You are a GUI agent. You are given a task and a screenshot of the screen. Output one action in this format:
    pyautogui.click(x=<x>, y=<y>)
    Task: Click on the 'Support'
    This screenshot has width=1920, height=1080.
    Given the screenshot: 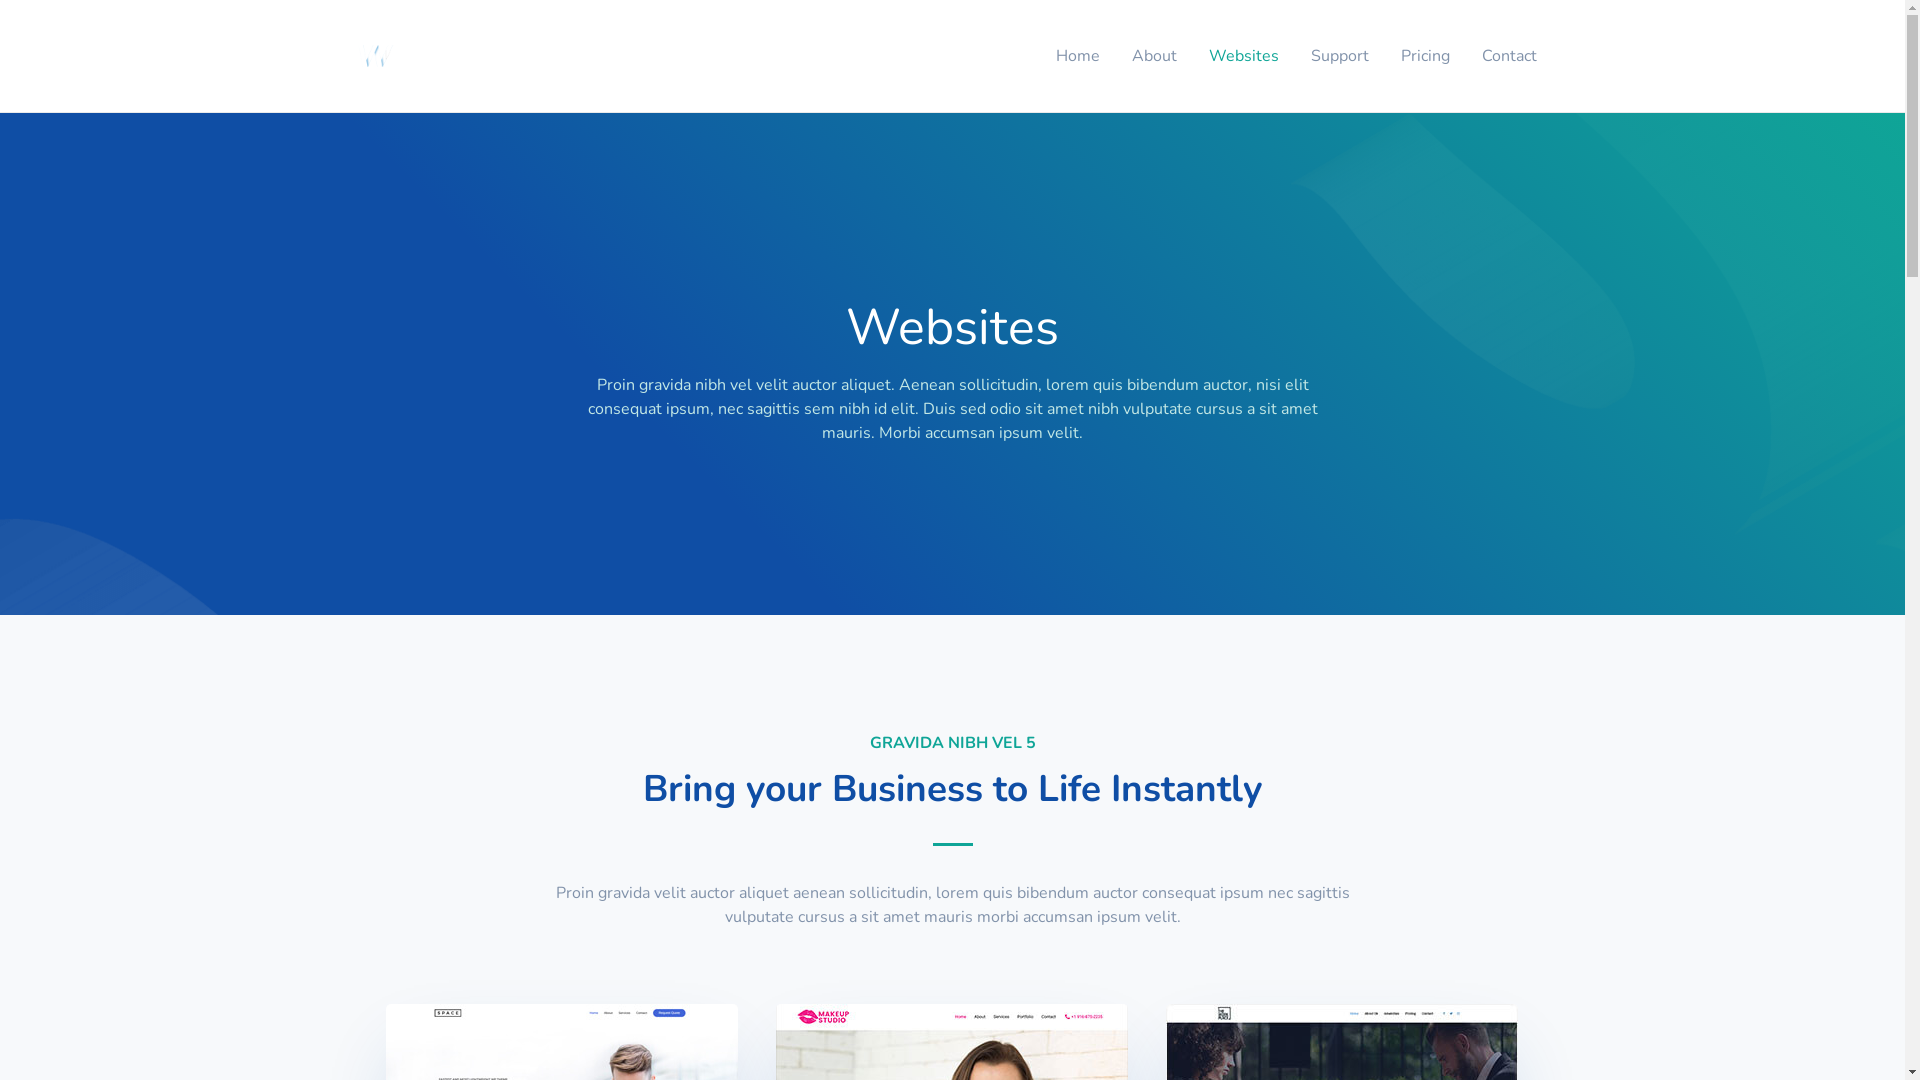 What is the action you would take?
    pyautogui.click(x=1339, y=55)
    